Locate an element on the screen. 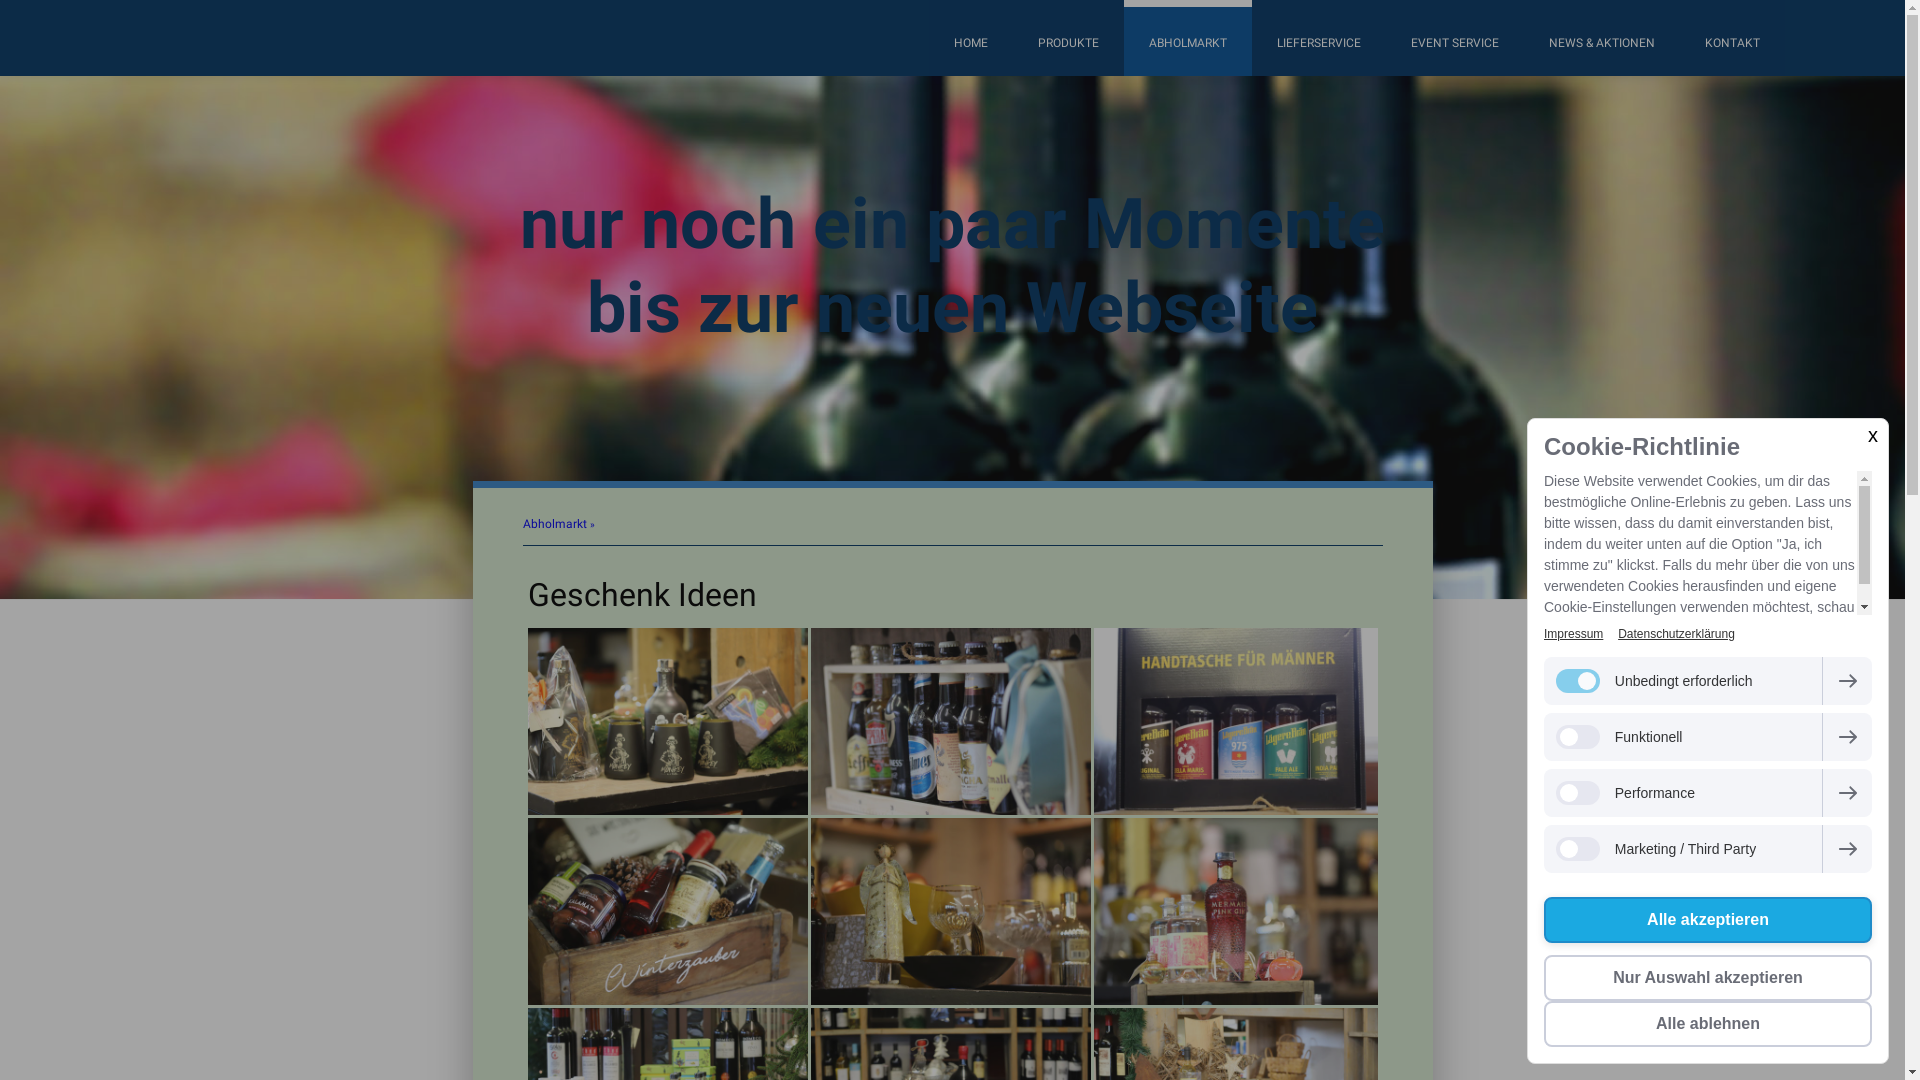  'ABHOLMARKT' is located at coordinates (1188, 38).